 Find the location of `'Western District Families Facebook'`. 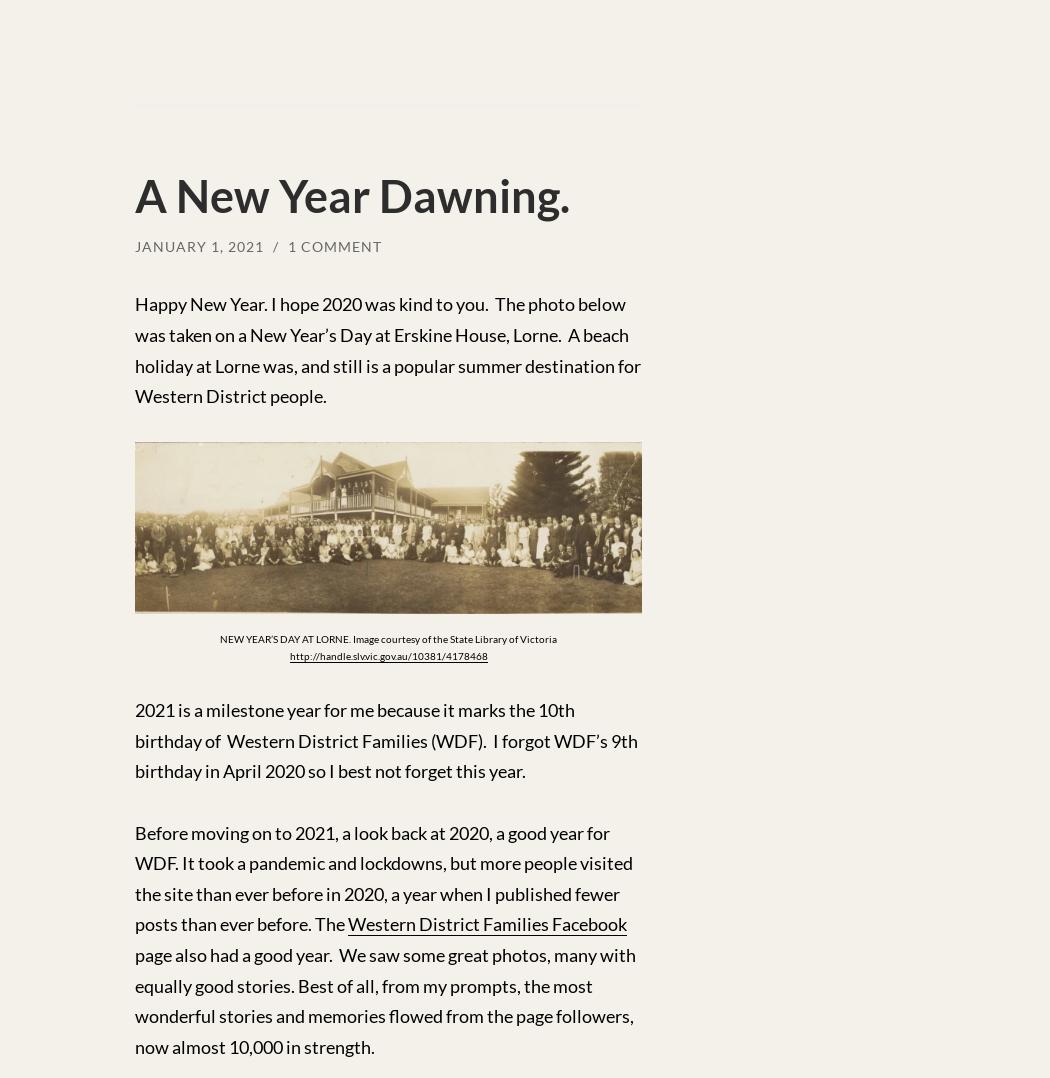

'Western District Families Facebook' is located at coordinates (487, 923).